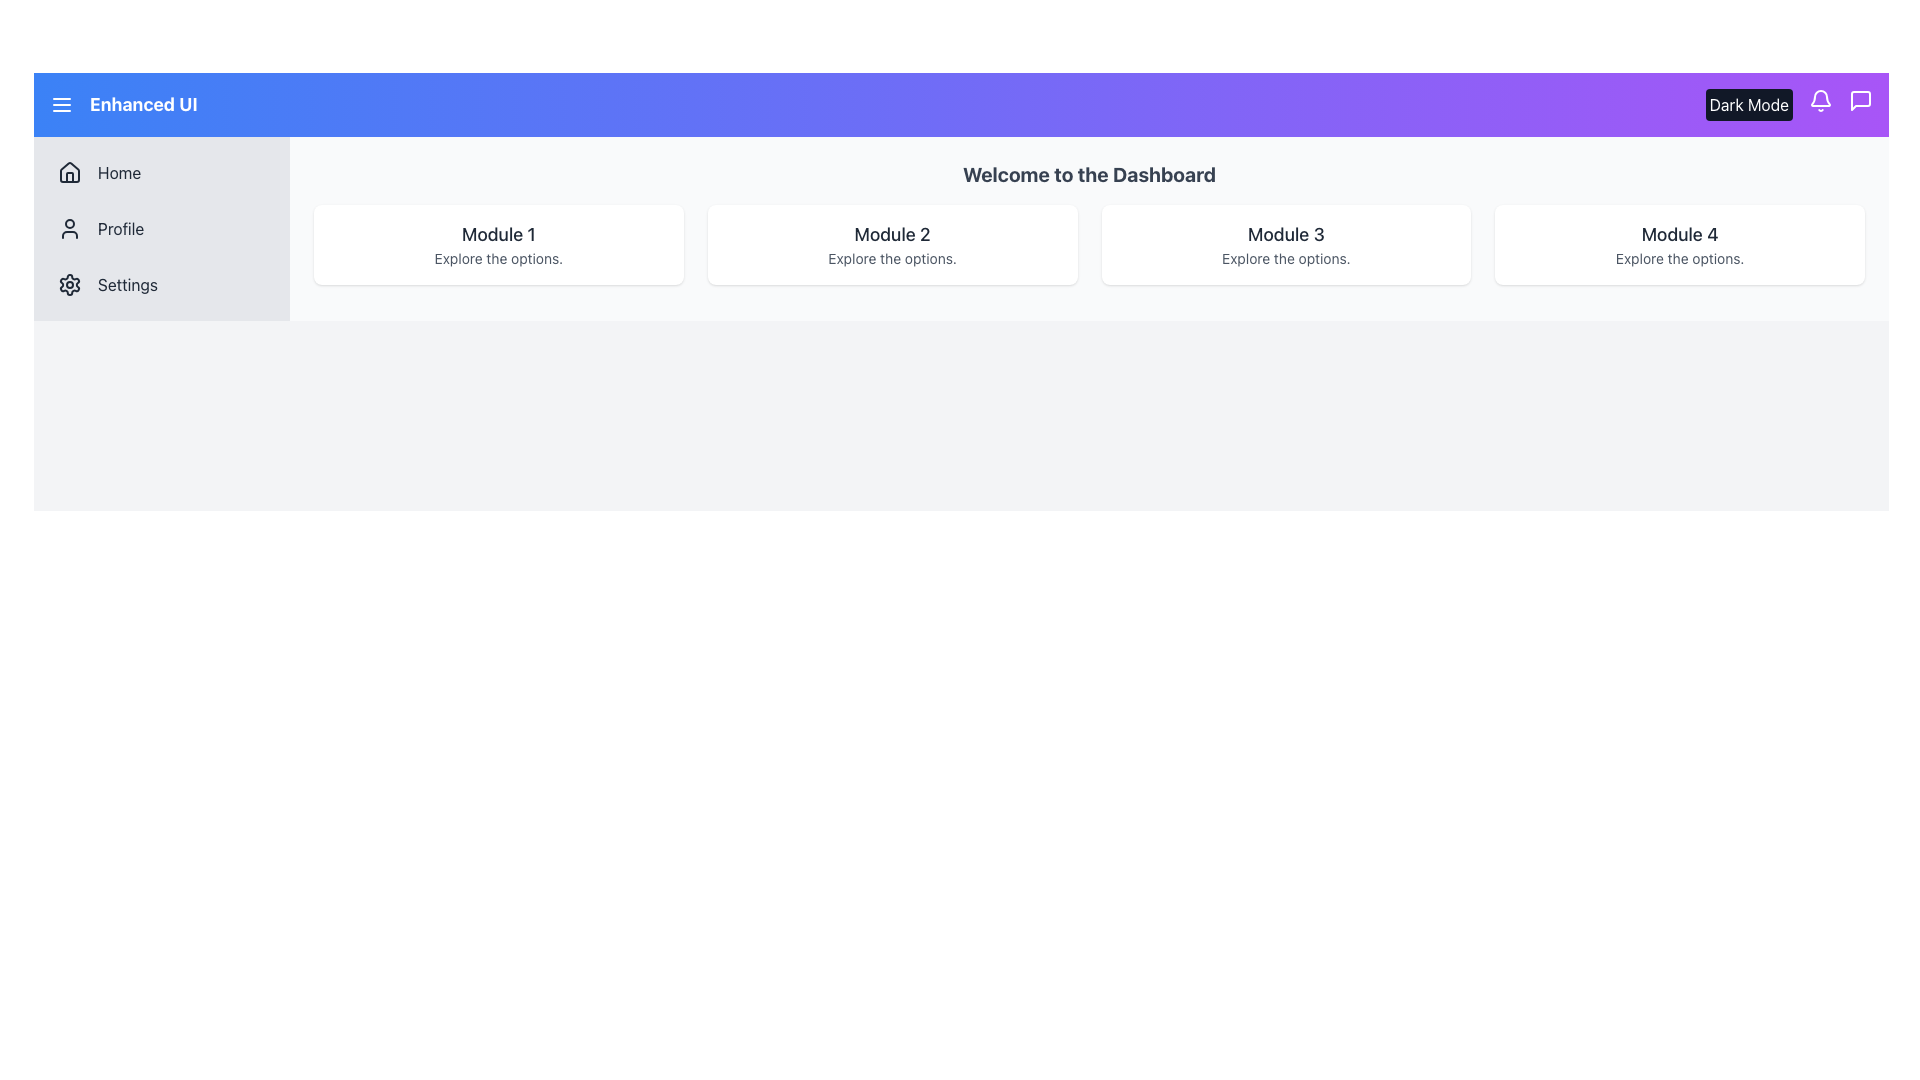 The width and height of the screenshot is (1920, 1080). Describe the element at coordinates (1820, 100) in the screenshot. I see `the notification indicator icon located in the top navigation bar, which is the second icon from the right` at that location.